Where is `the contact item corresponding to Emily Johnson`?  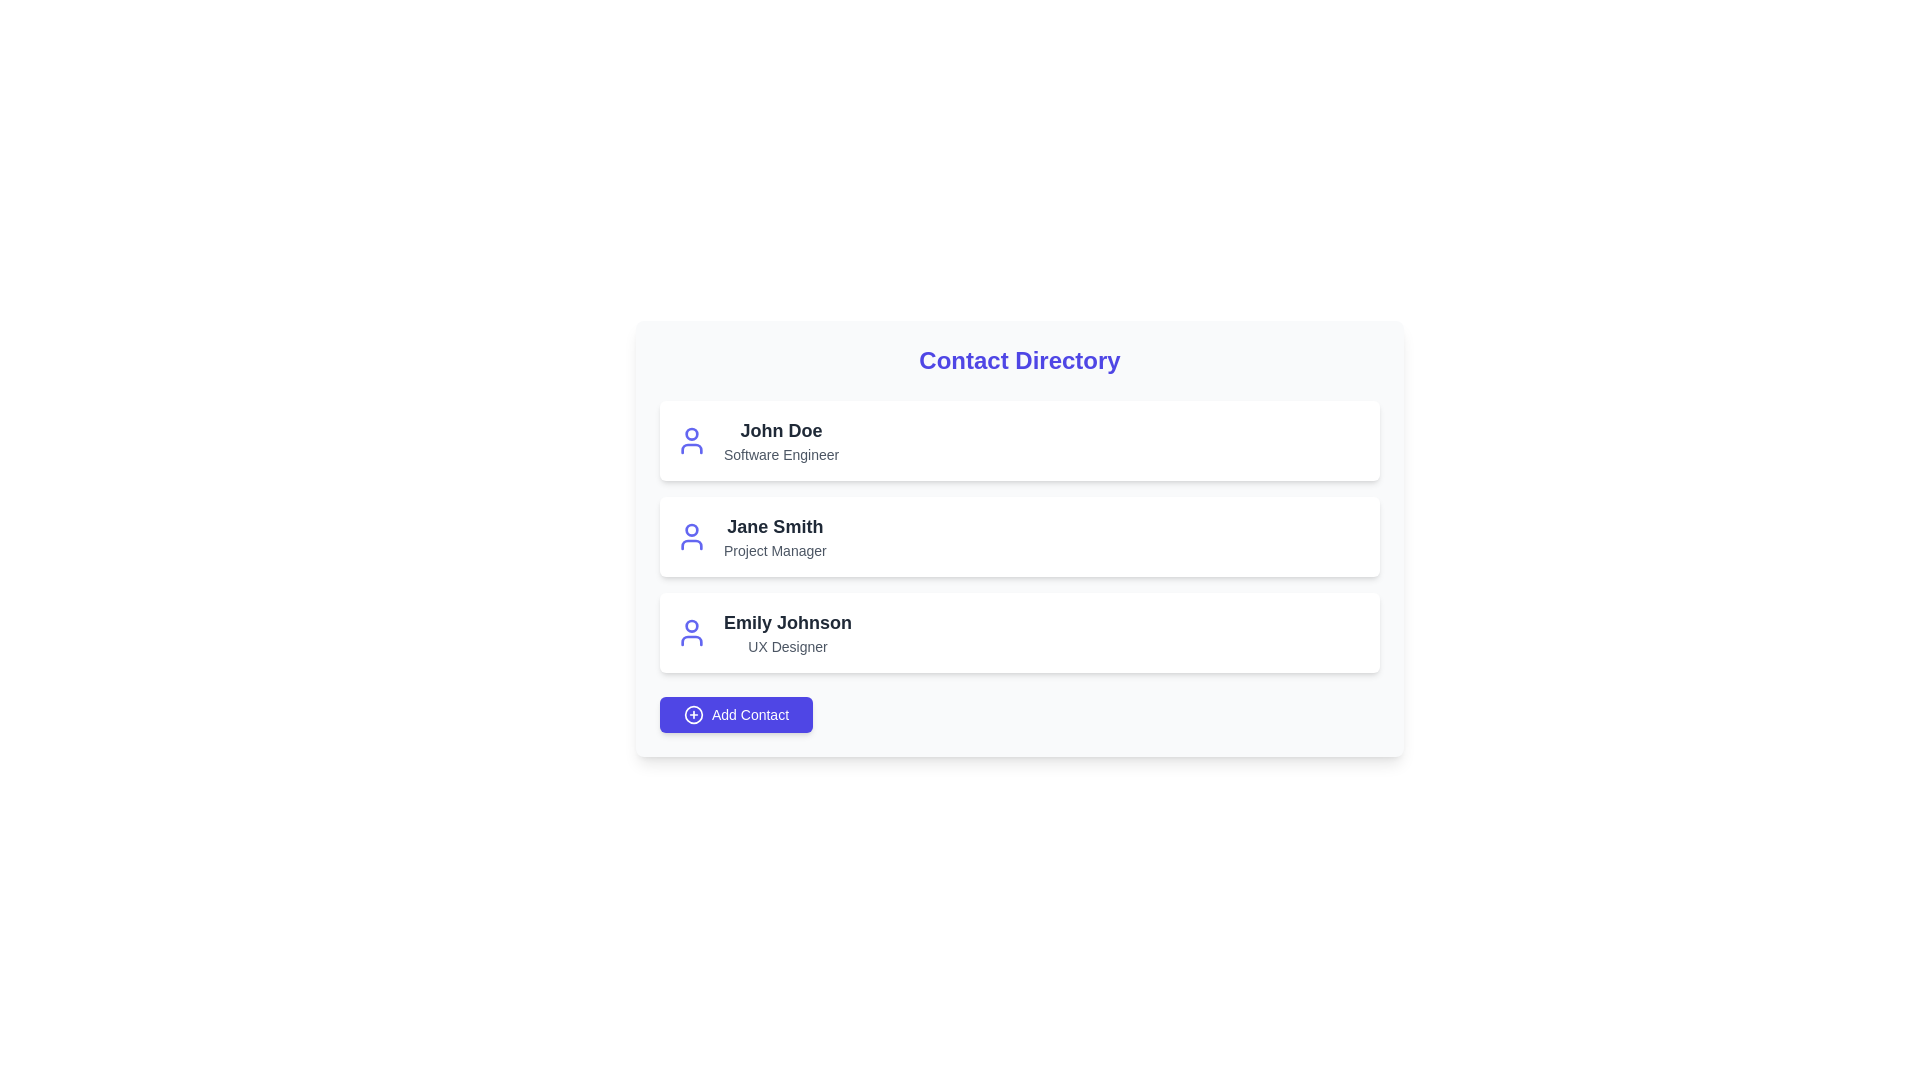
the contact item corresponding to Emily Johnson is located at coordinates (1019, 632).